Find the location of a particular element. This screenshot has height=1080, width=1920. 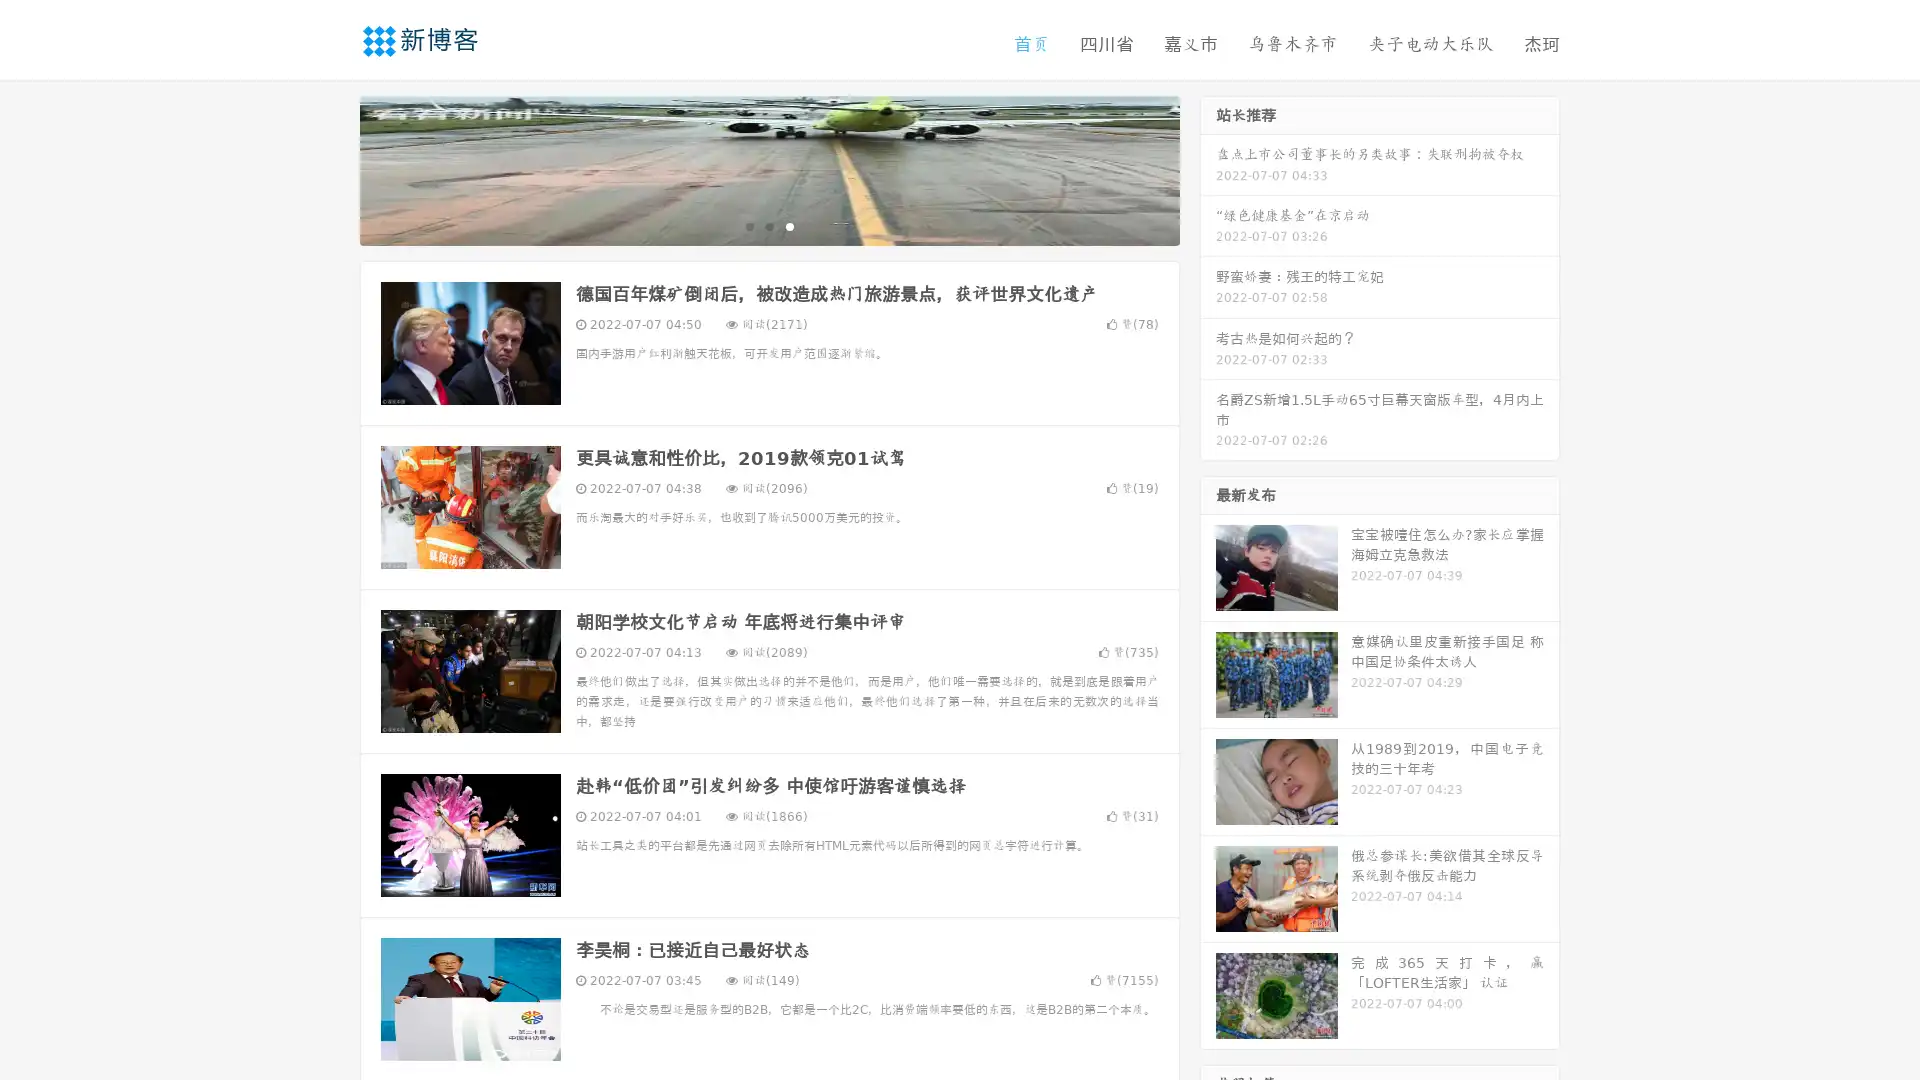

Next slide is located at coordinates (1208, 168).